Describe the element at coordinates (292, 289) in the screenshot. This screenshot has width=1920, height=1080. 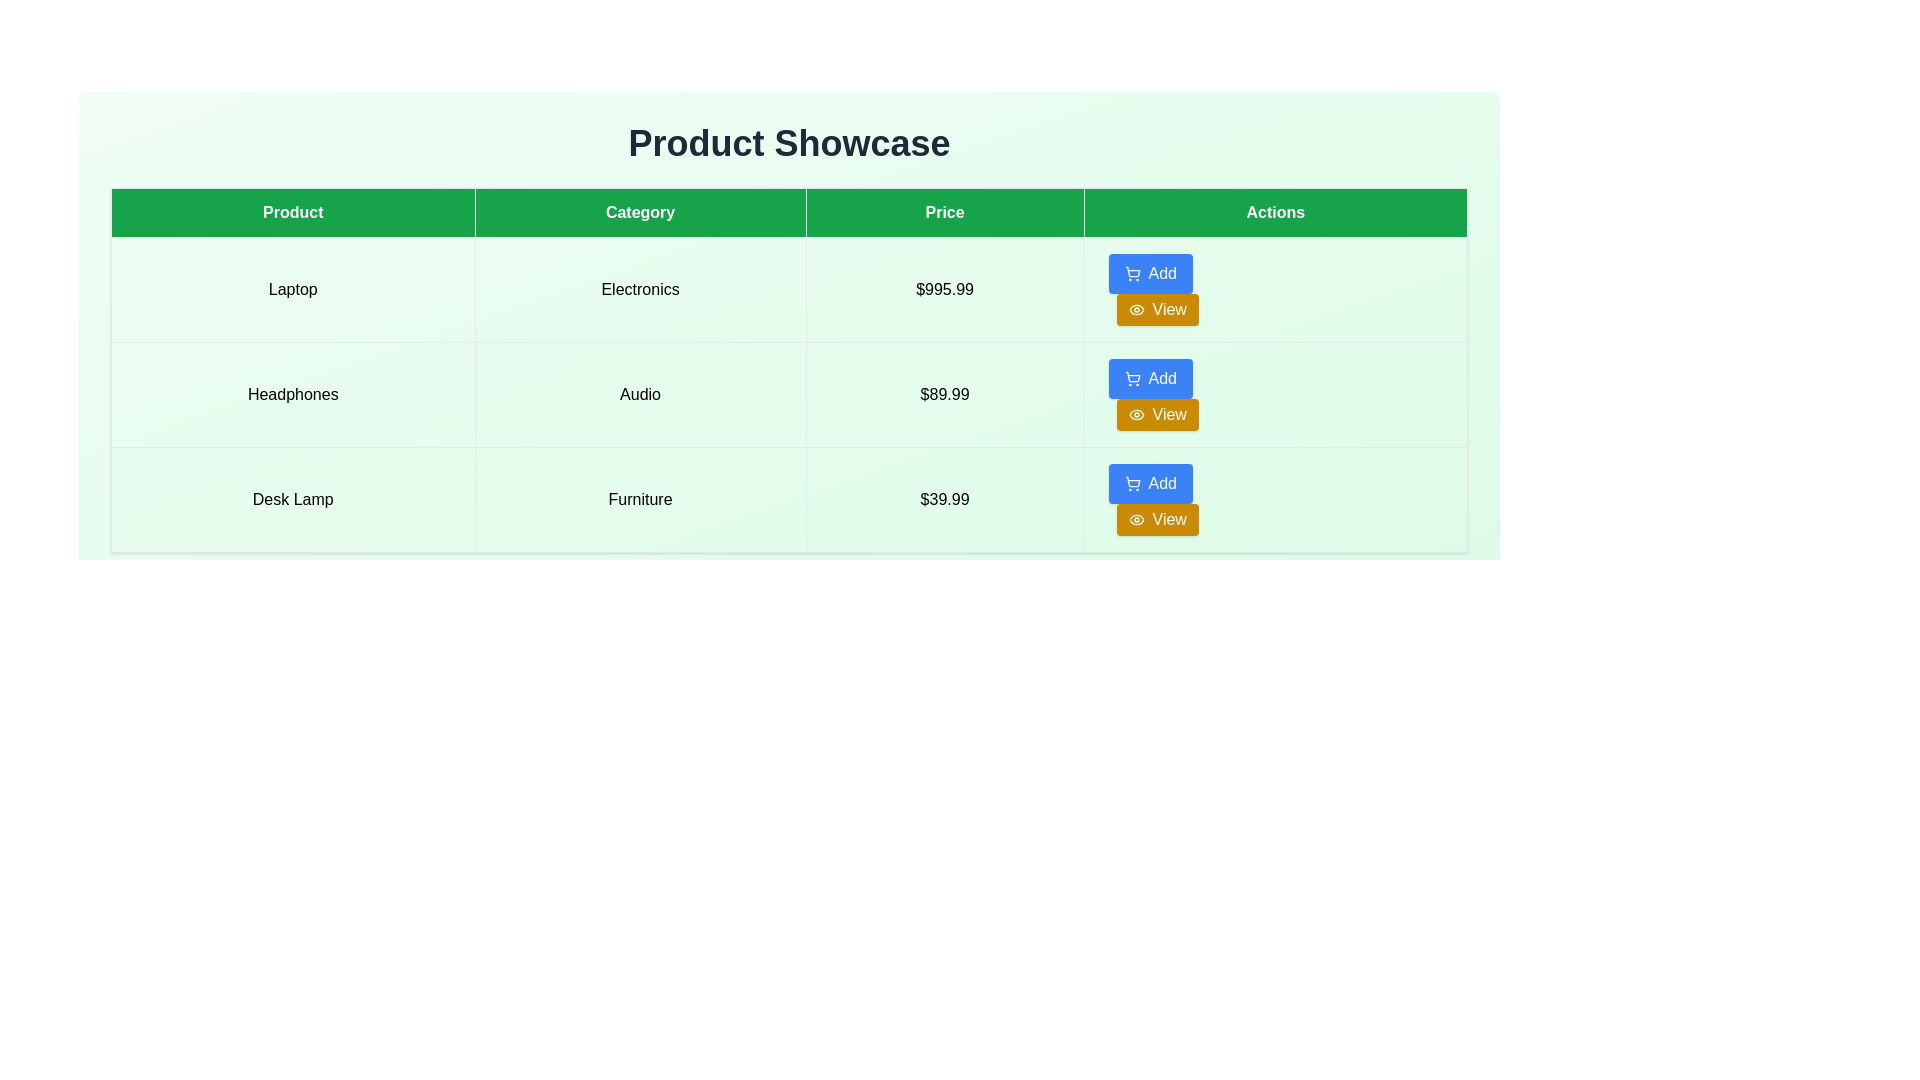
I see `the text label displaying the product name 'Laptop' in the first row and first column of the table, directly beneath the 'Product' header` at that location.